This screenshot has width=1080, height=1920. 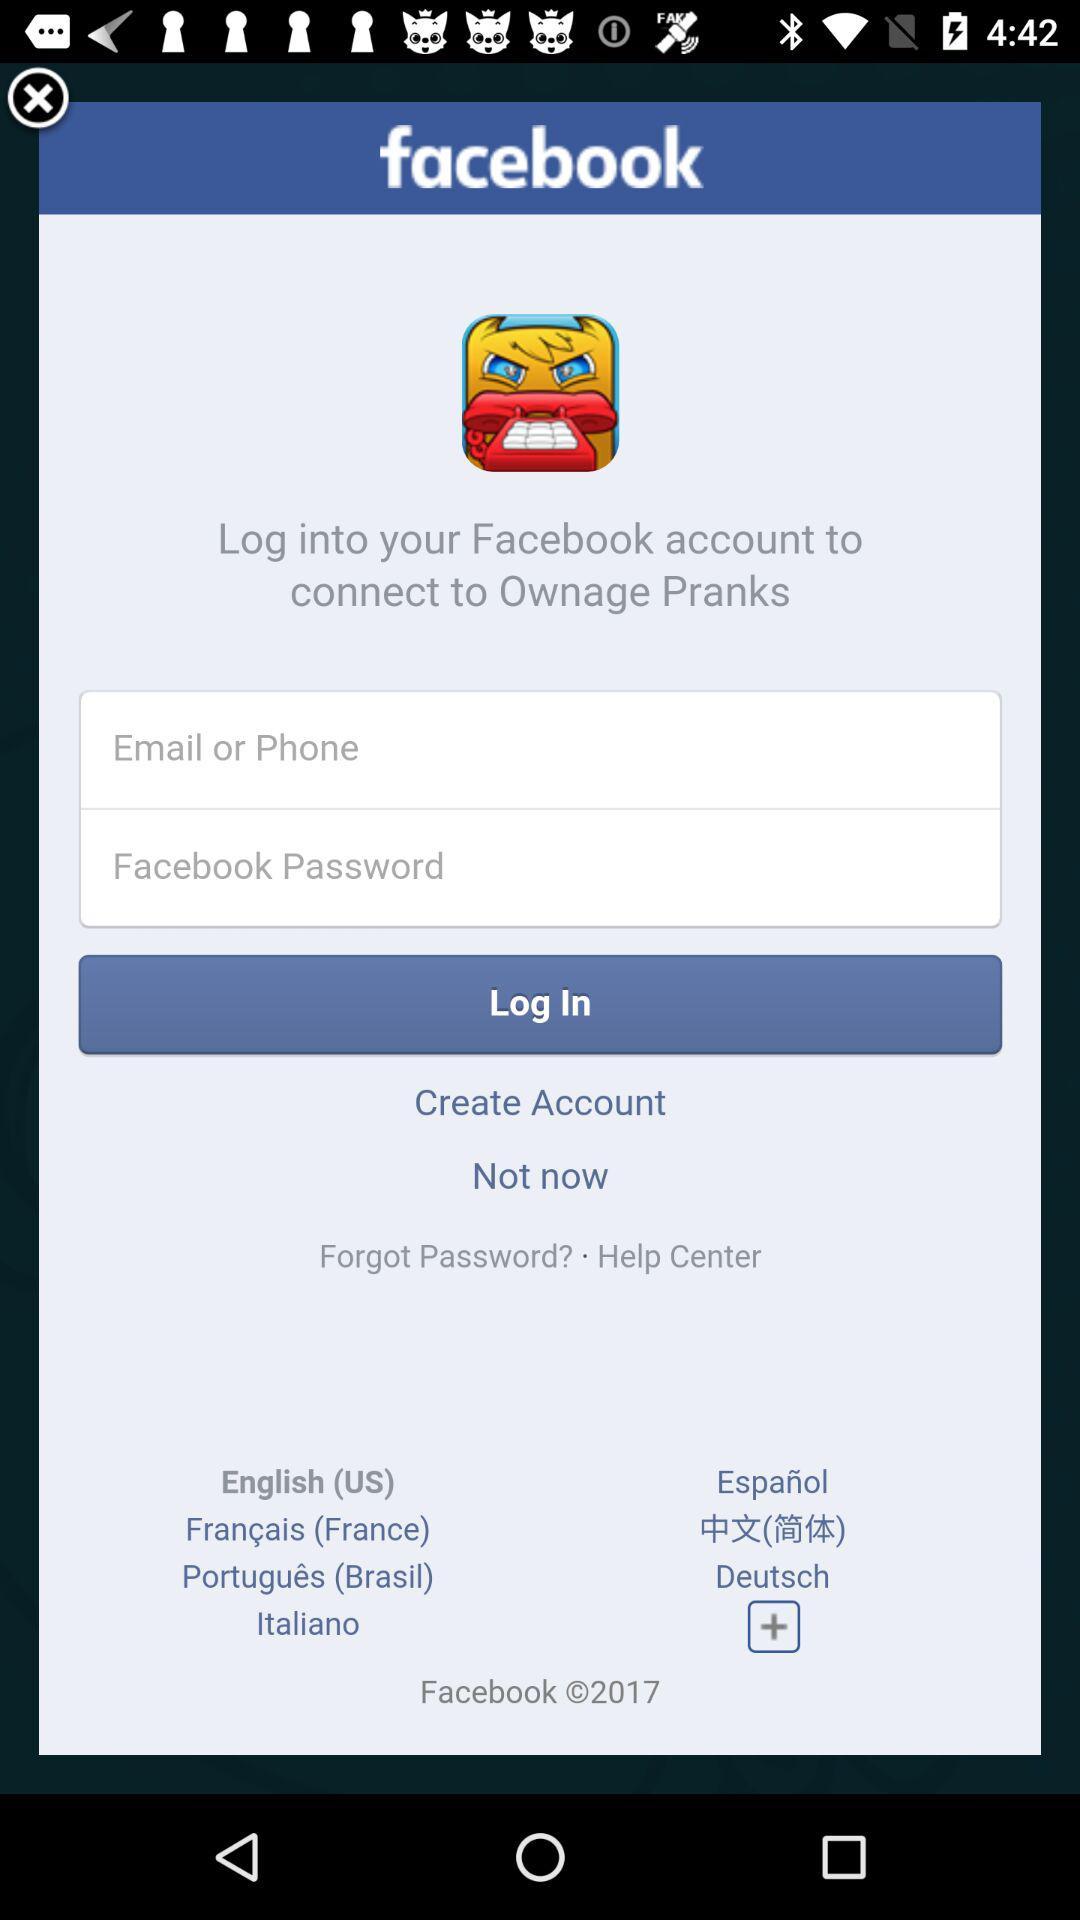 I want to click on exit screen, so click(x=38, y=100).